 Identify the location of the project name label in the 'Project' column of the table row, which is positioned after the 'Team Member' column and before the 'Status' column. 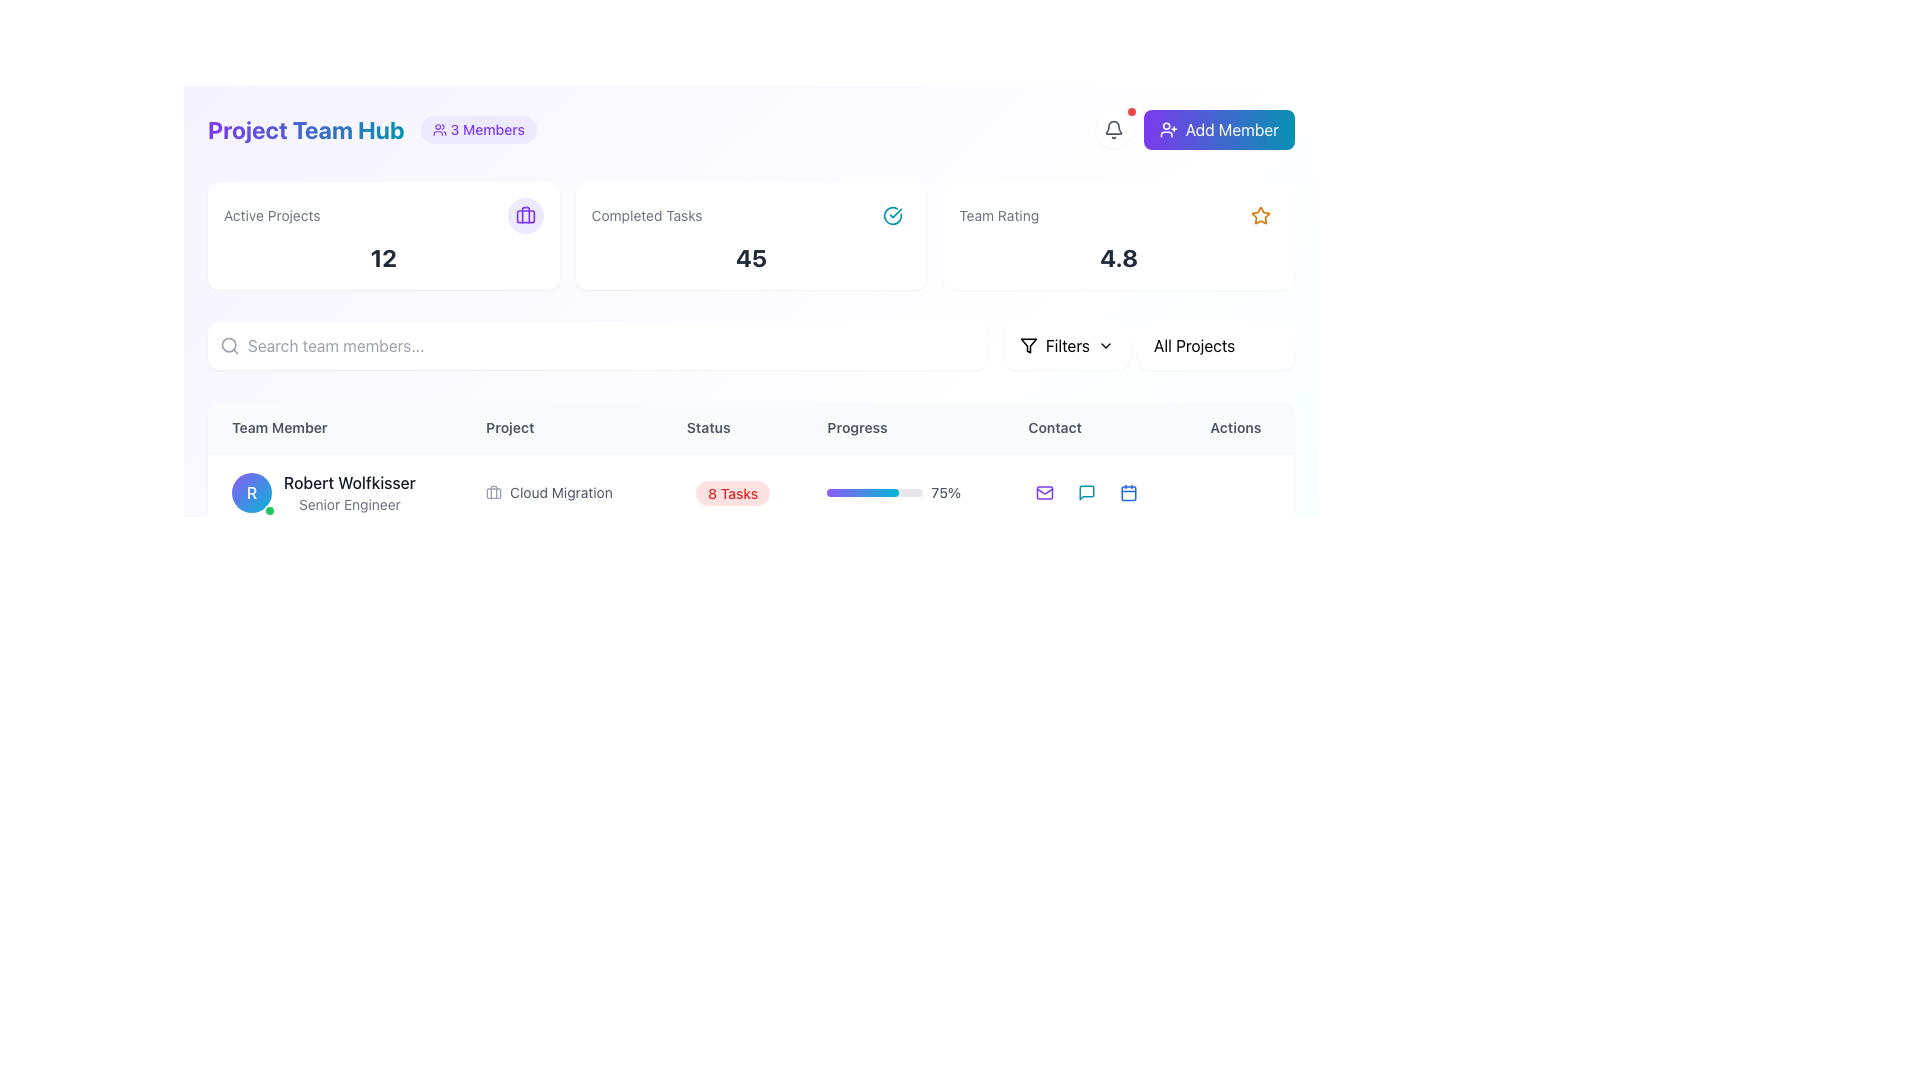
(561, 493).